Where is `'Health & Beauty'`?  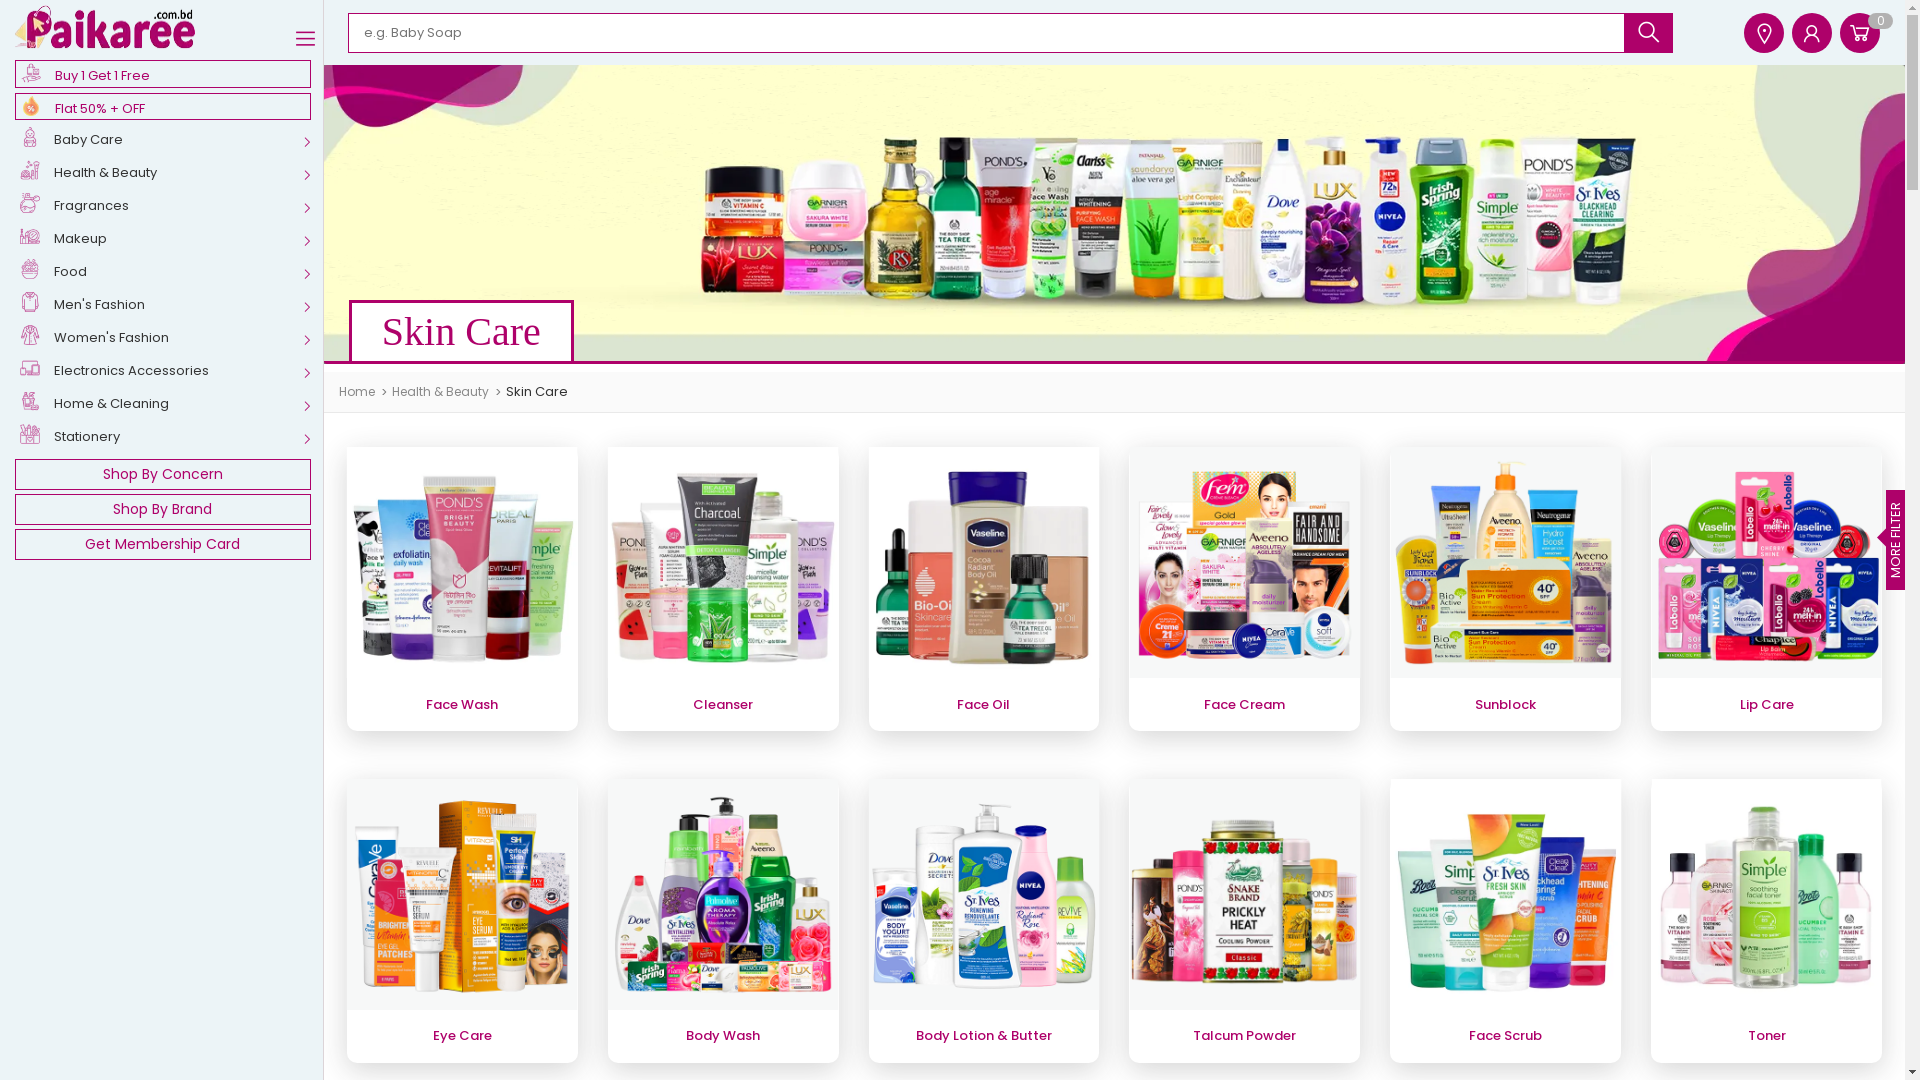 'Health & Beauty' is located at coordinates (445, 391).